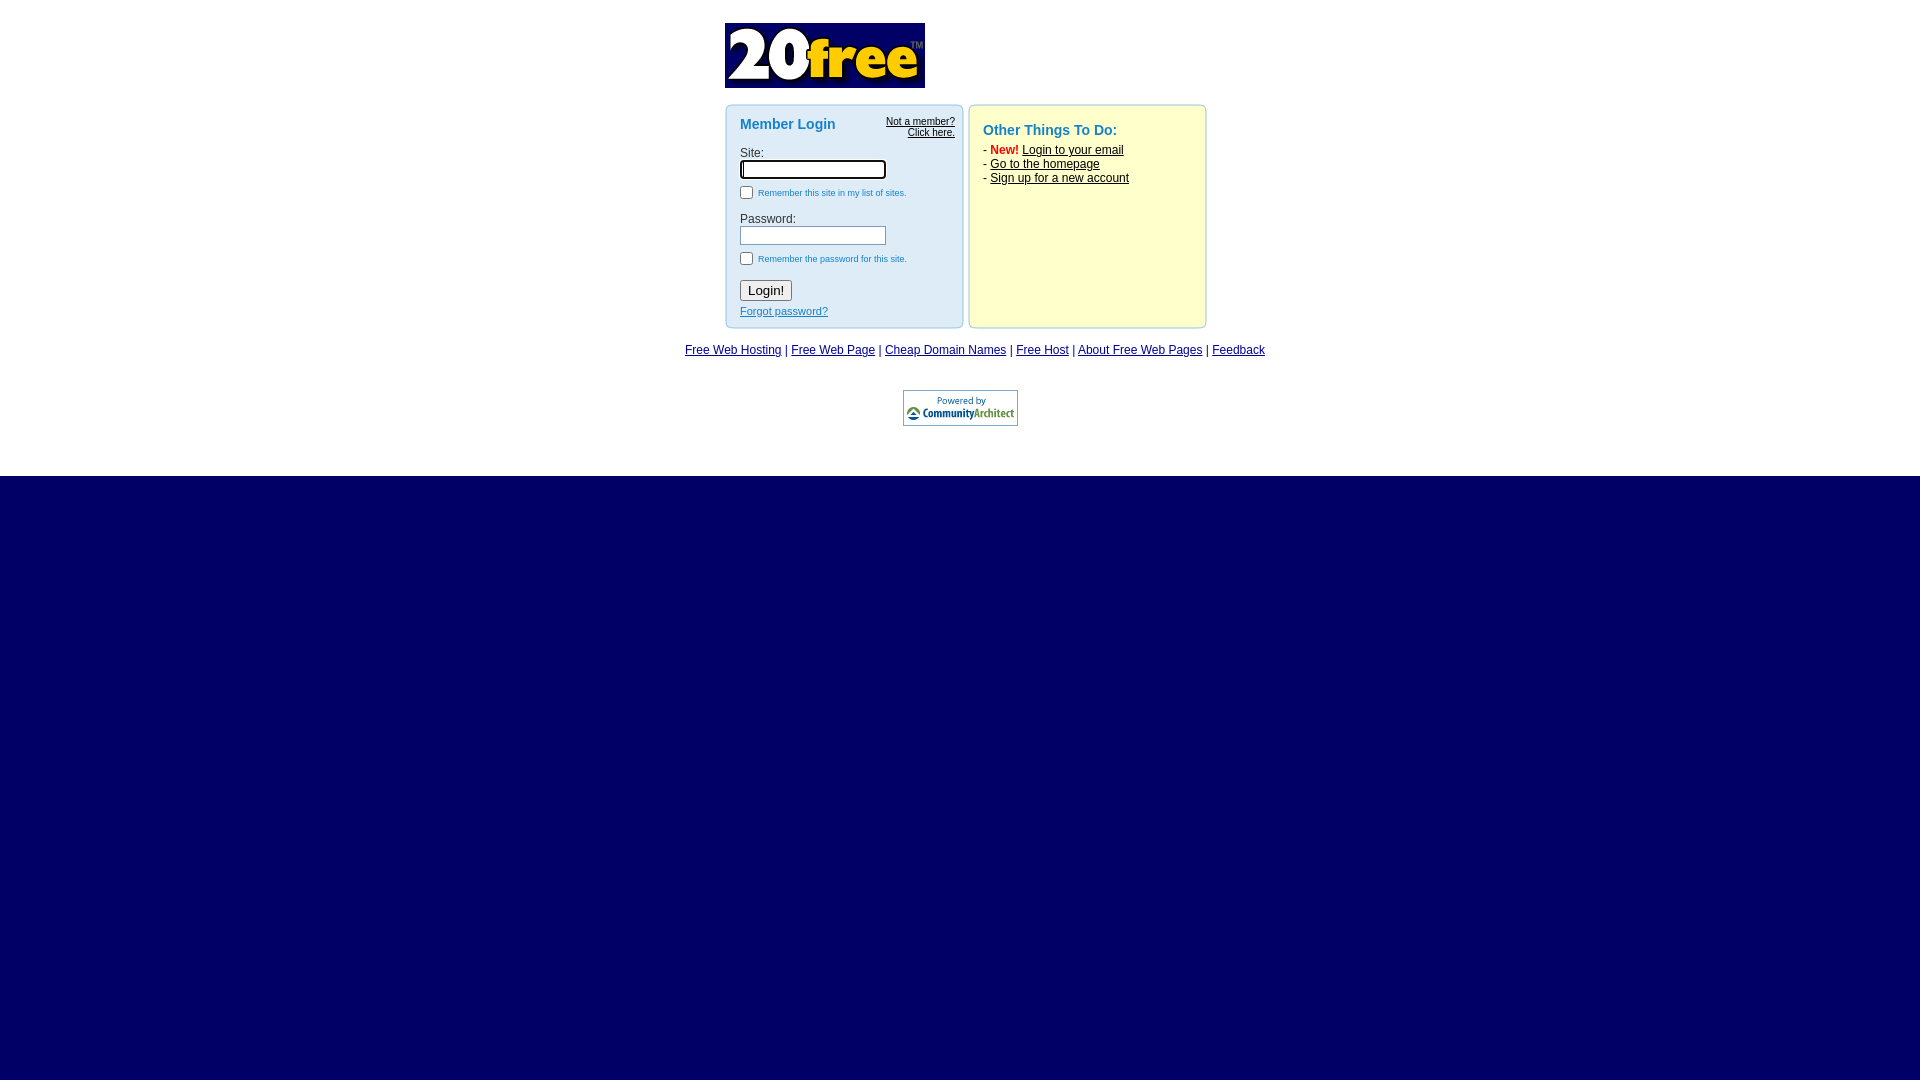  I want to click on 'Free Host', so click(1041, 349).